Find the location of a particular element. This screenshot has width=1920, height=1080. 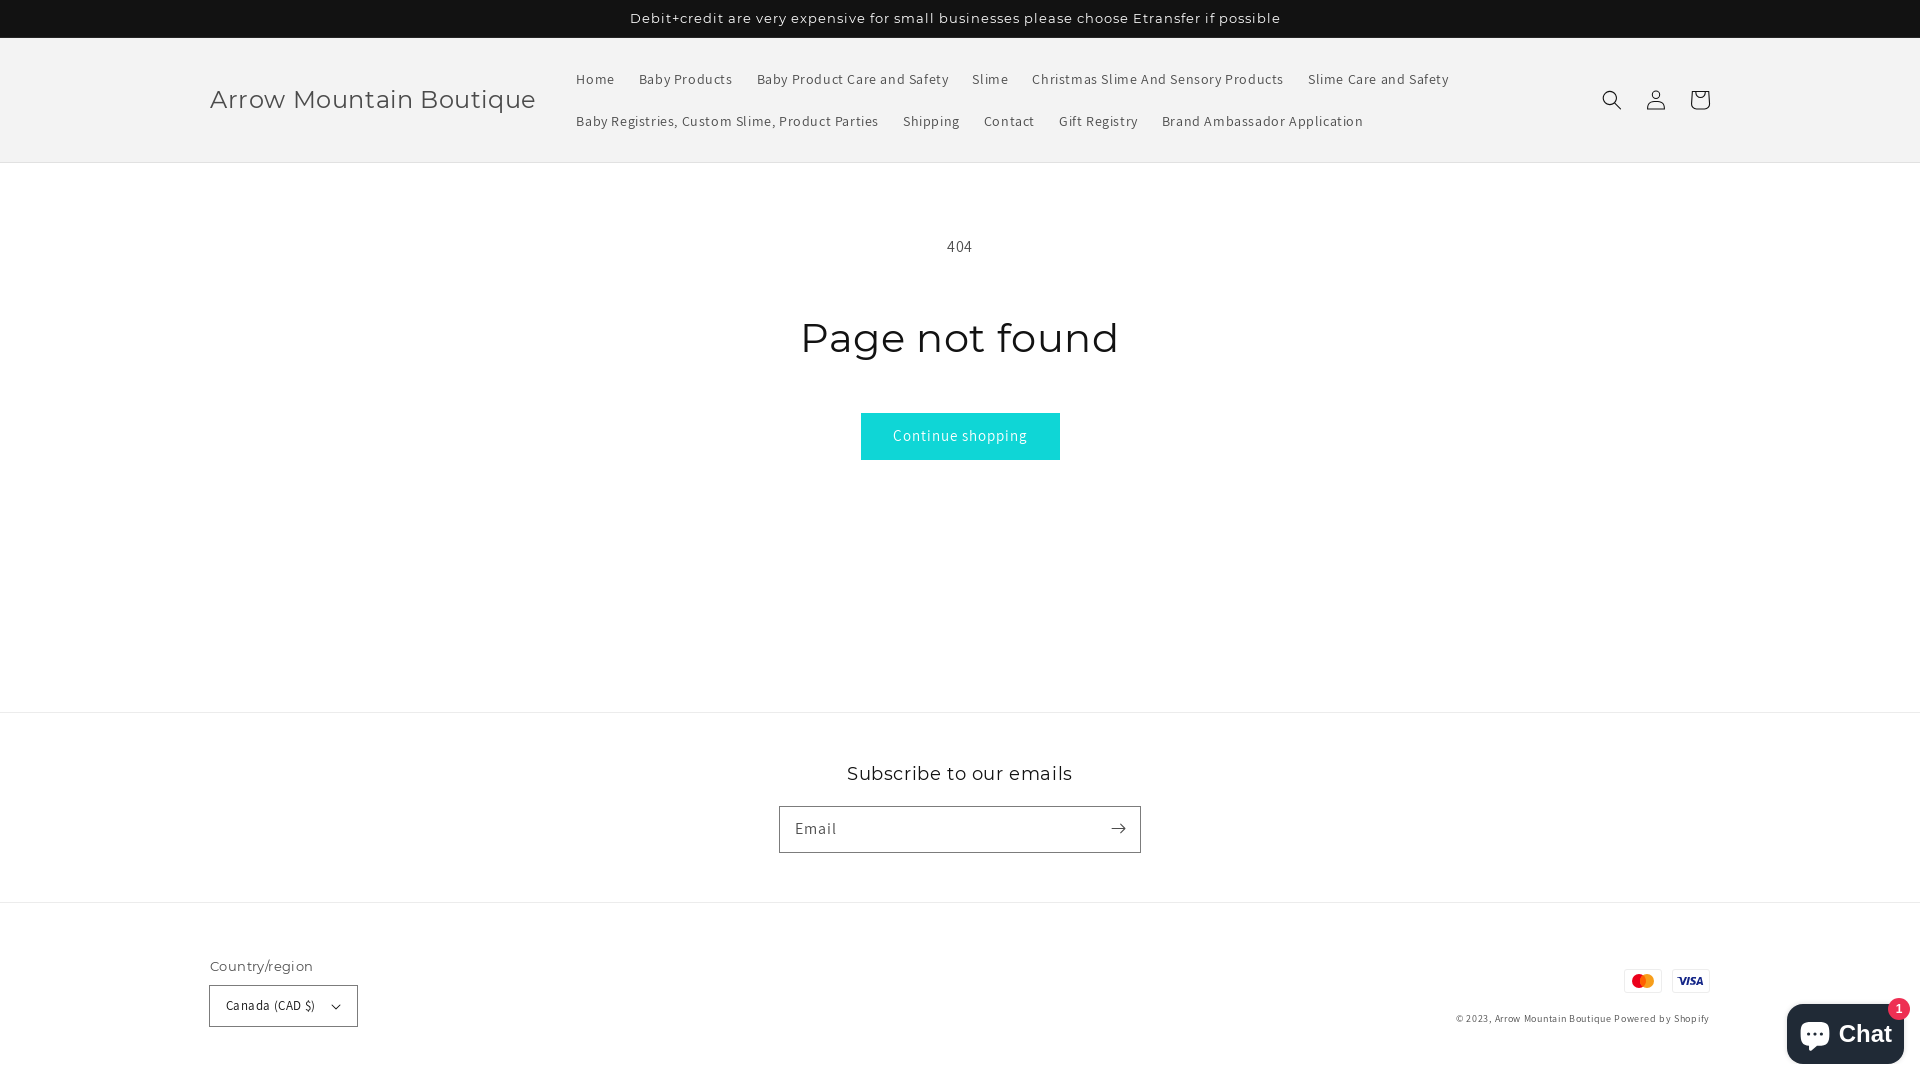

'Powered by Shopify' is located at coordinates (1661, 1018).